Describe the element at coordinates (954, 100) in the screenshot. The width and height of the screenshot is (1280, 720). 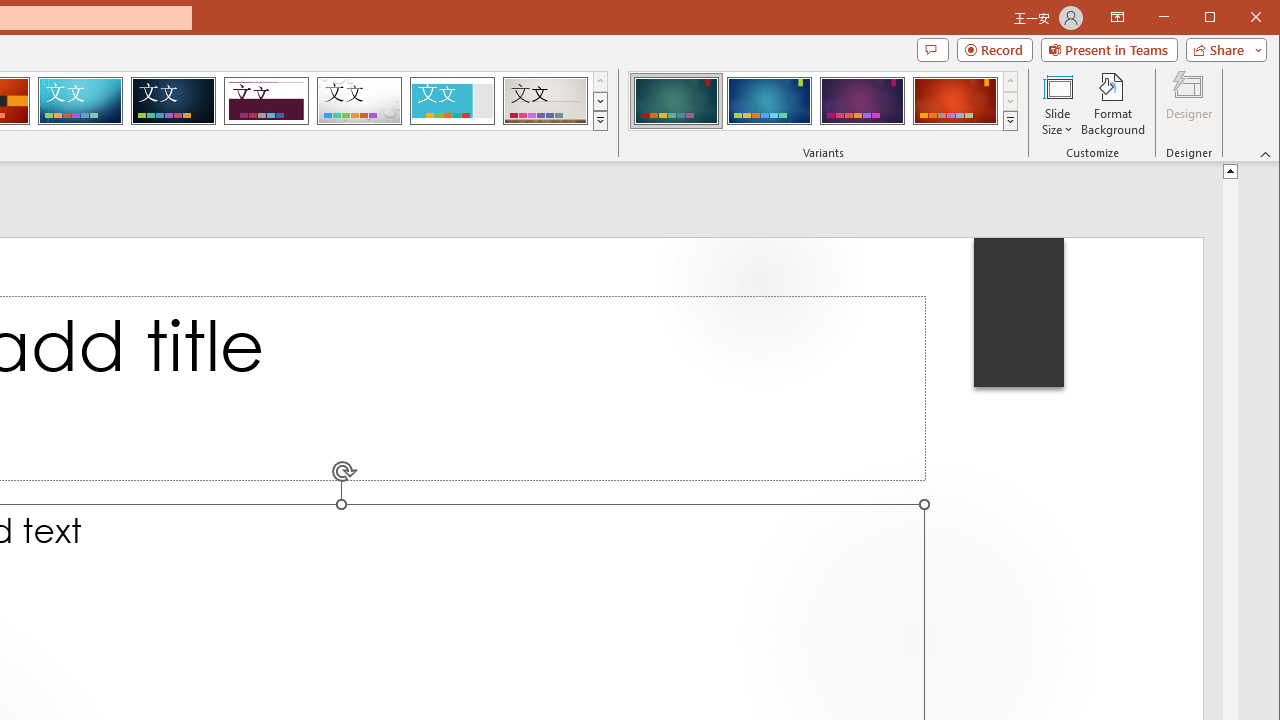
I see `'Ion Variant 4'` at that location.